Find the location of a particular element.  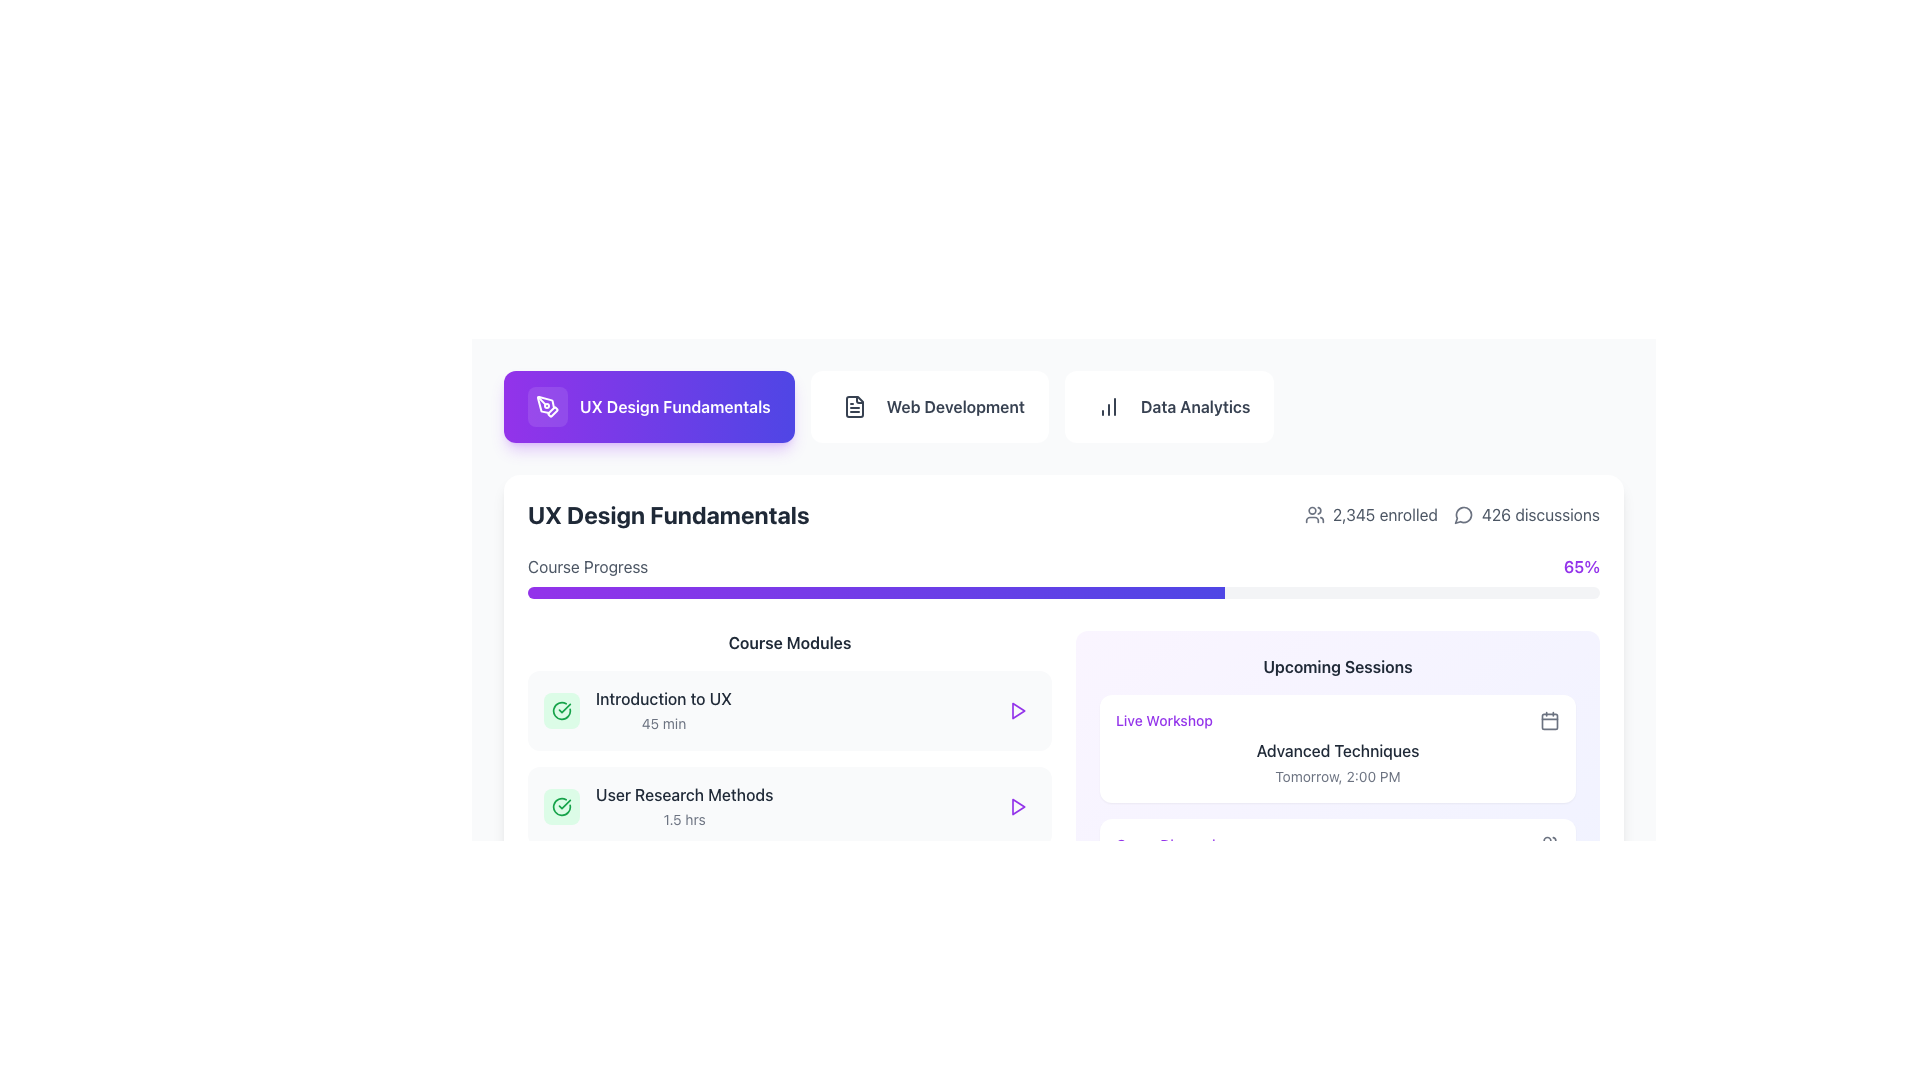

the status indication by interacting with the green checkmark icon located on the left side of the 'User Research Methods' section, above the duration label is located at coordinates (560, 709).